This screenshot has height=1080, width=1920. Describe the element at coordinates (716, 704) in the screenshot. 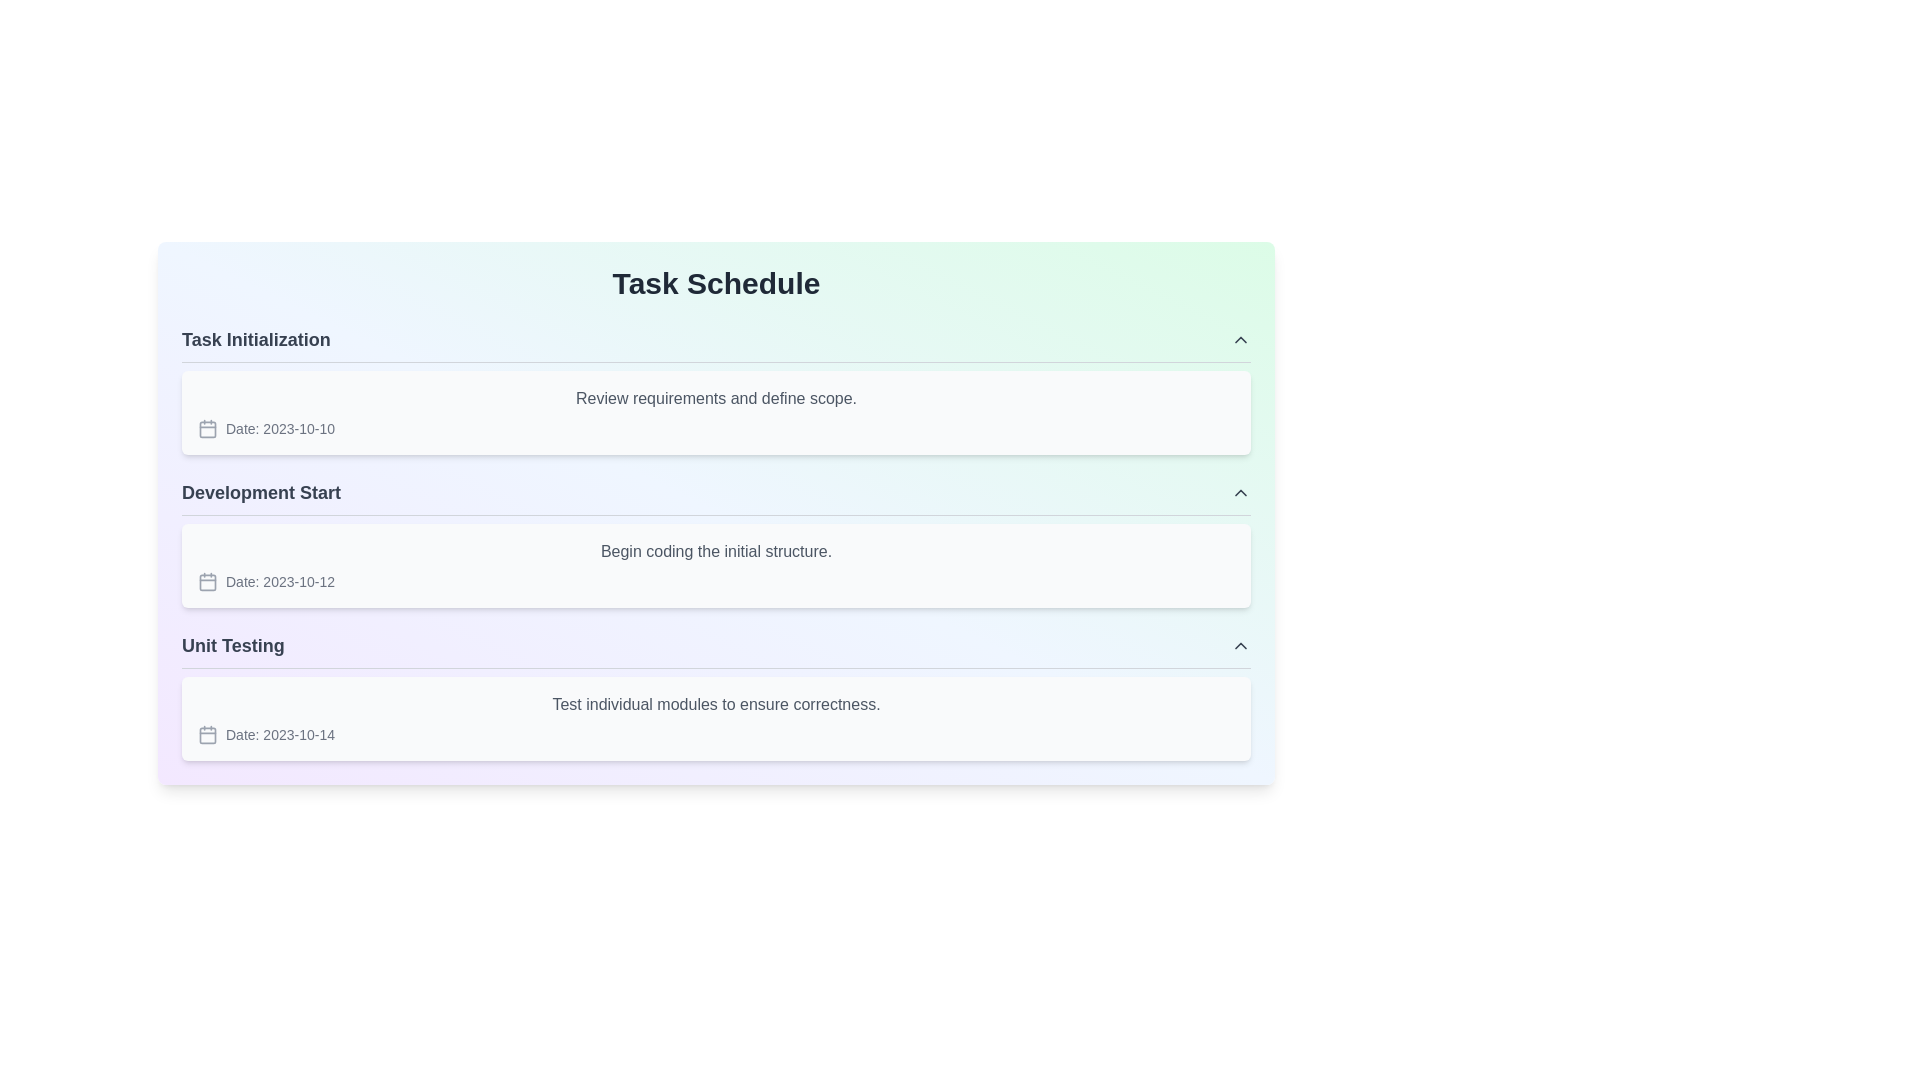

I see `text information from the gray font label that states 'Test individual modules to ensure correctness.' located in the top section of the 'Unit Testing' card` at that location.